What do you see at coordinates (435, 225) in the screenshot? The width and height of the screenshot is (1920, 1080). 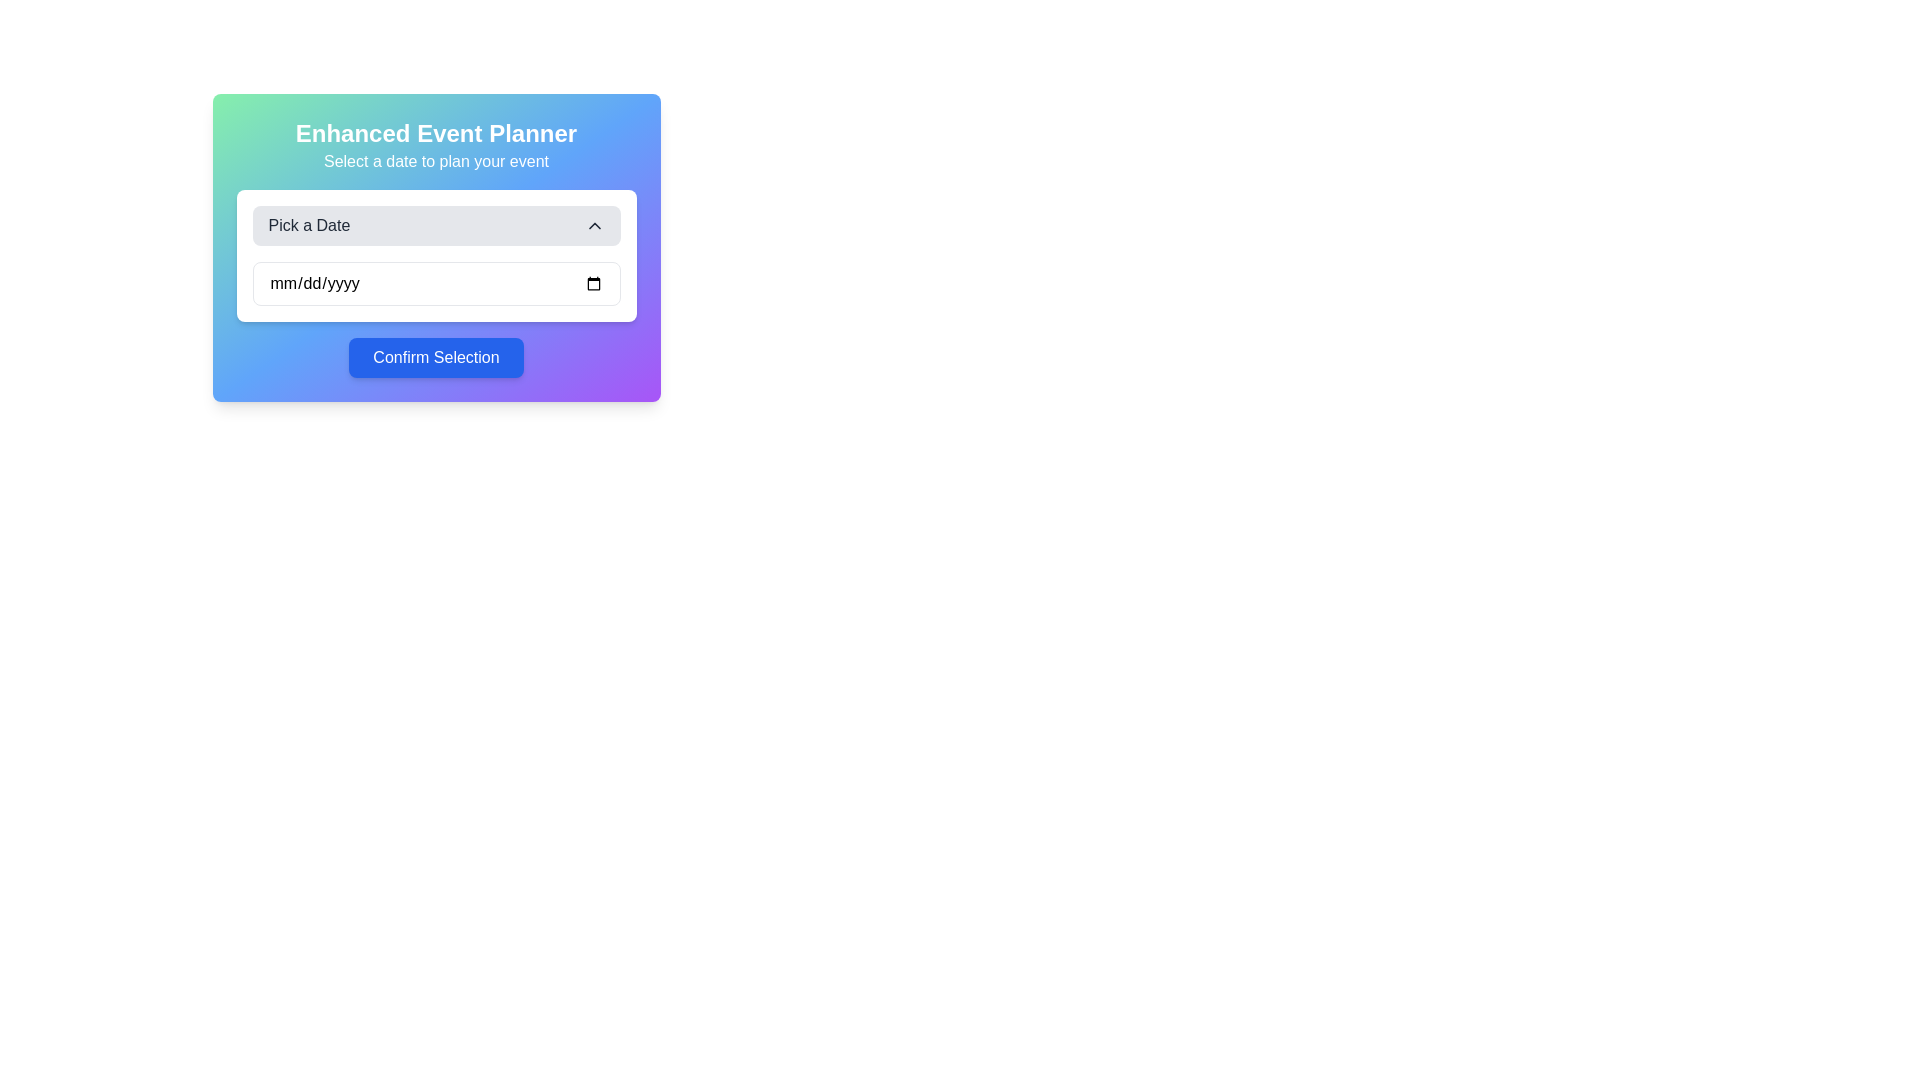 I see `the 'Pick a Date' dropdown menu button` at bounding box center [435, 225].